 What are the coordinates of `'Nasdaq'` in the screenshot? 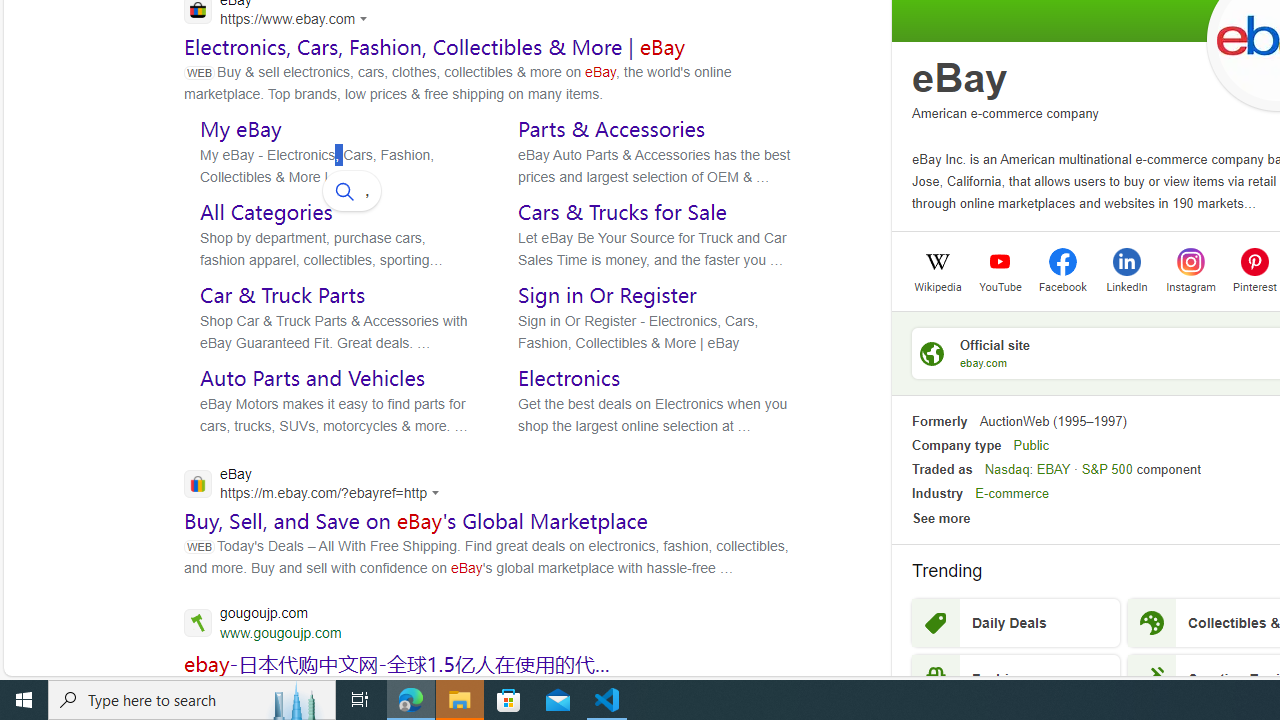 It's located at (1007, 469).